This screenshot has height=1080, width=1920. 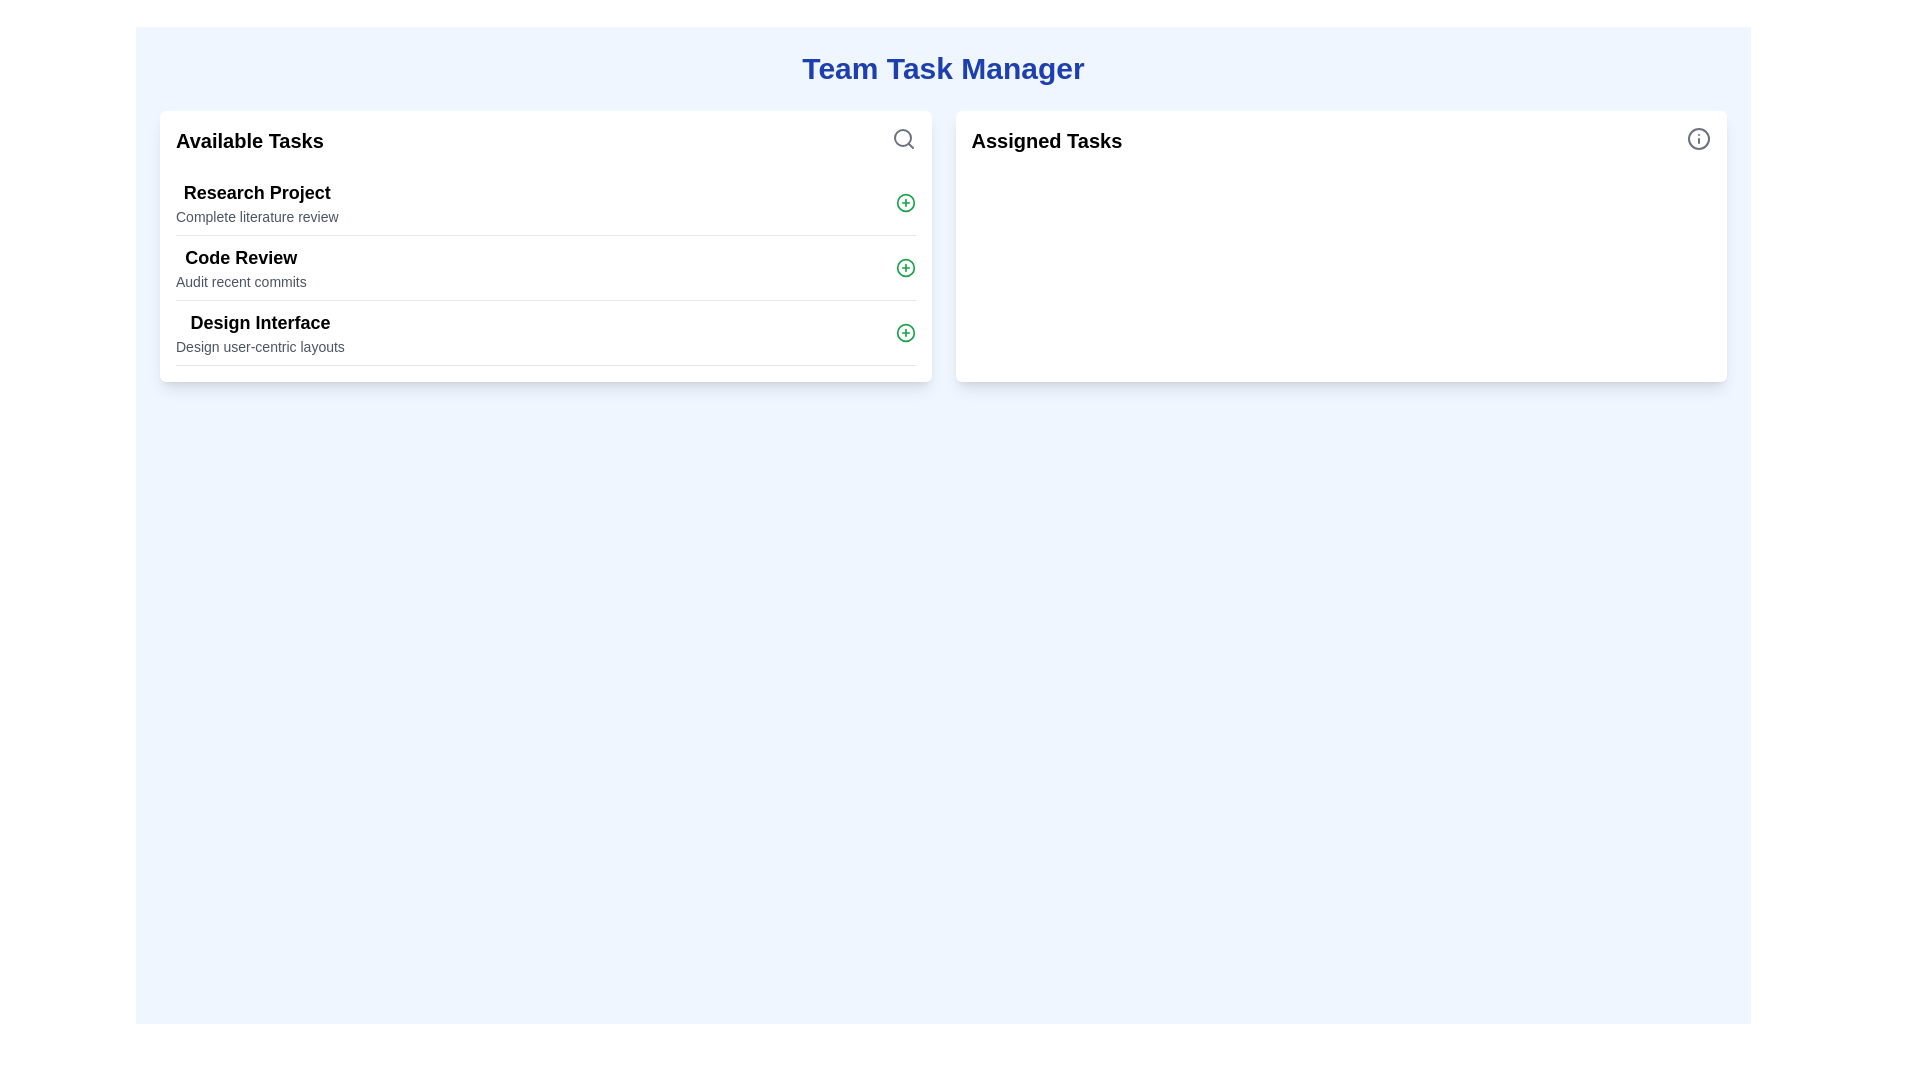 What do you see at coordinates (942, 68) in the screenshot?
I see `the prominently displayed text label 'Team Task Manager' which is styled in a large, bold, blue font and located at the top center of the task management interface` at bounding box center [942, 68].